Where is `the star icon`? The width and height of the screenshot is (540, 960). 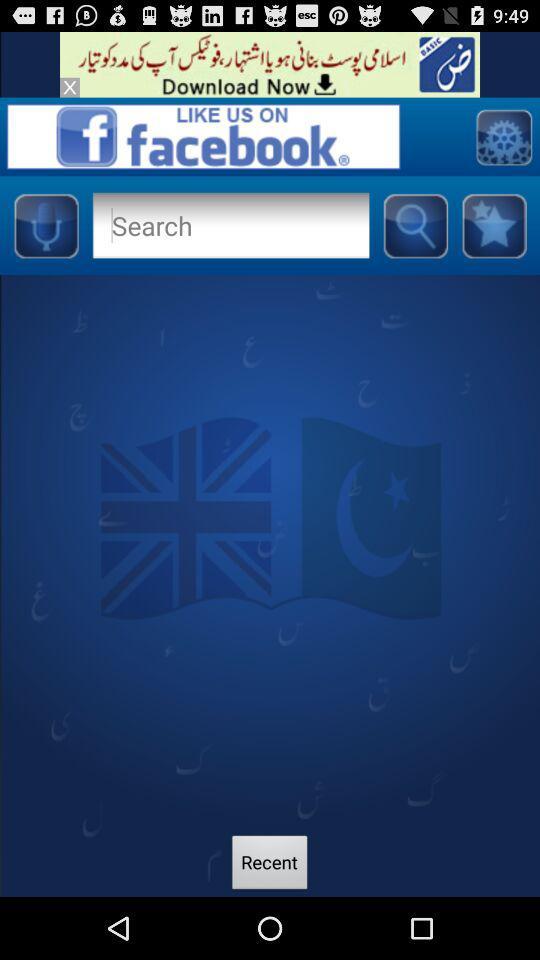 the star icon is located at coordinates (493, 240).